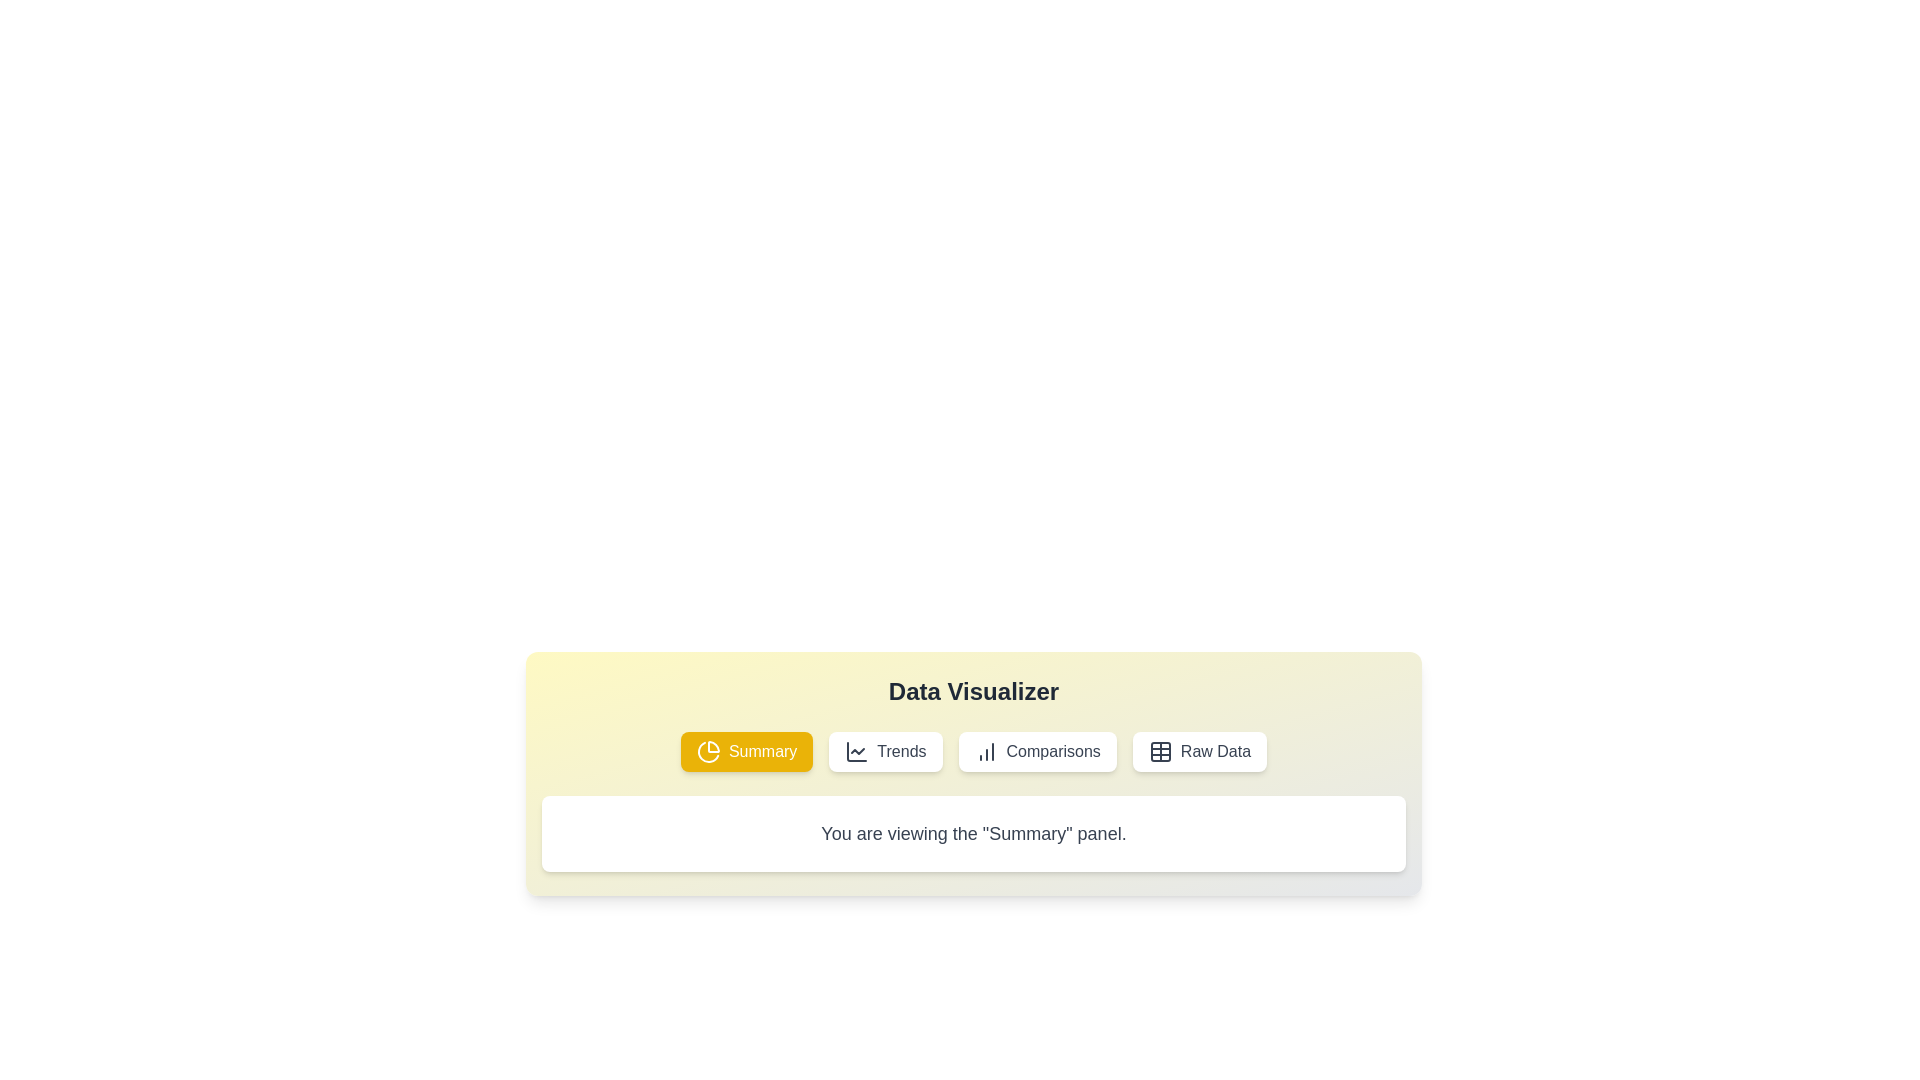 The height and width of the screenshot is (1080, 1920). I want to click on the 'Raw Data' button with a square table icon, which is the fourth button in a row of four buttons, so click(1200, 752).